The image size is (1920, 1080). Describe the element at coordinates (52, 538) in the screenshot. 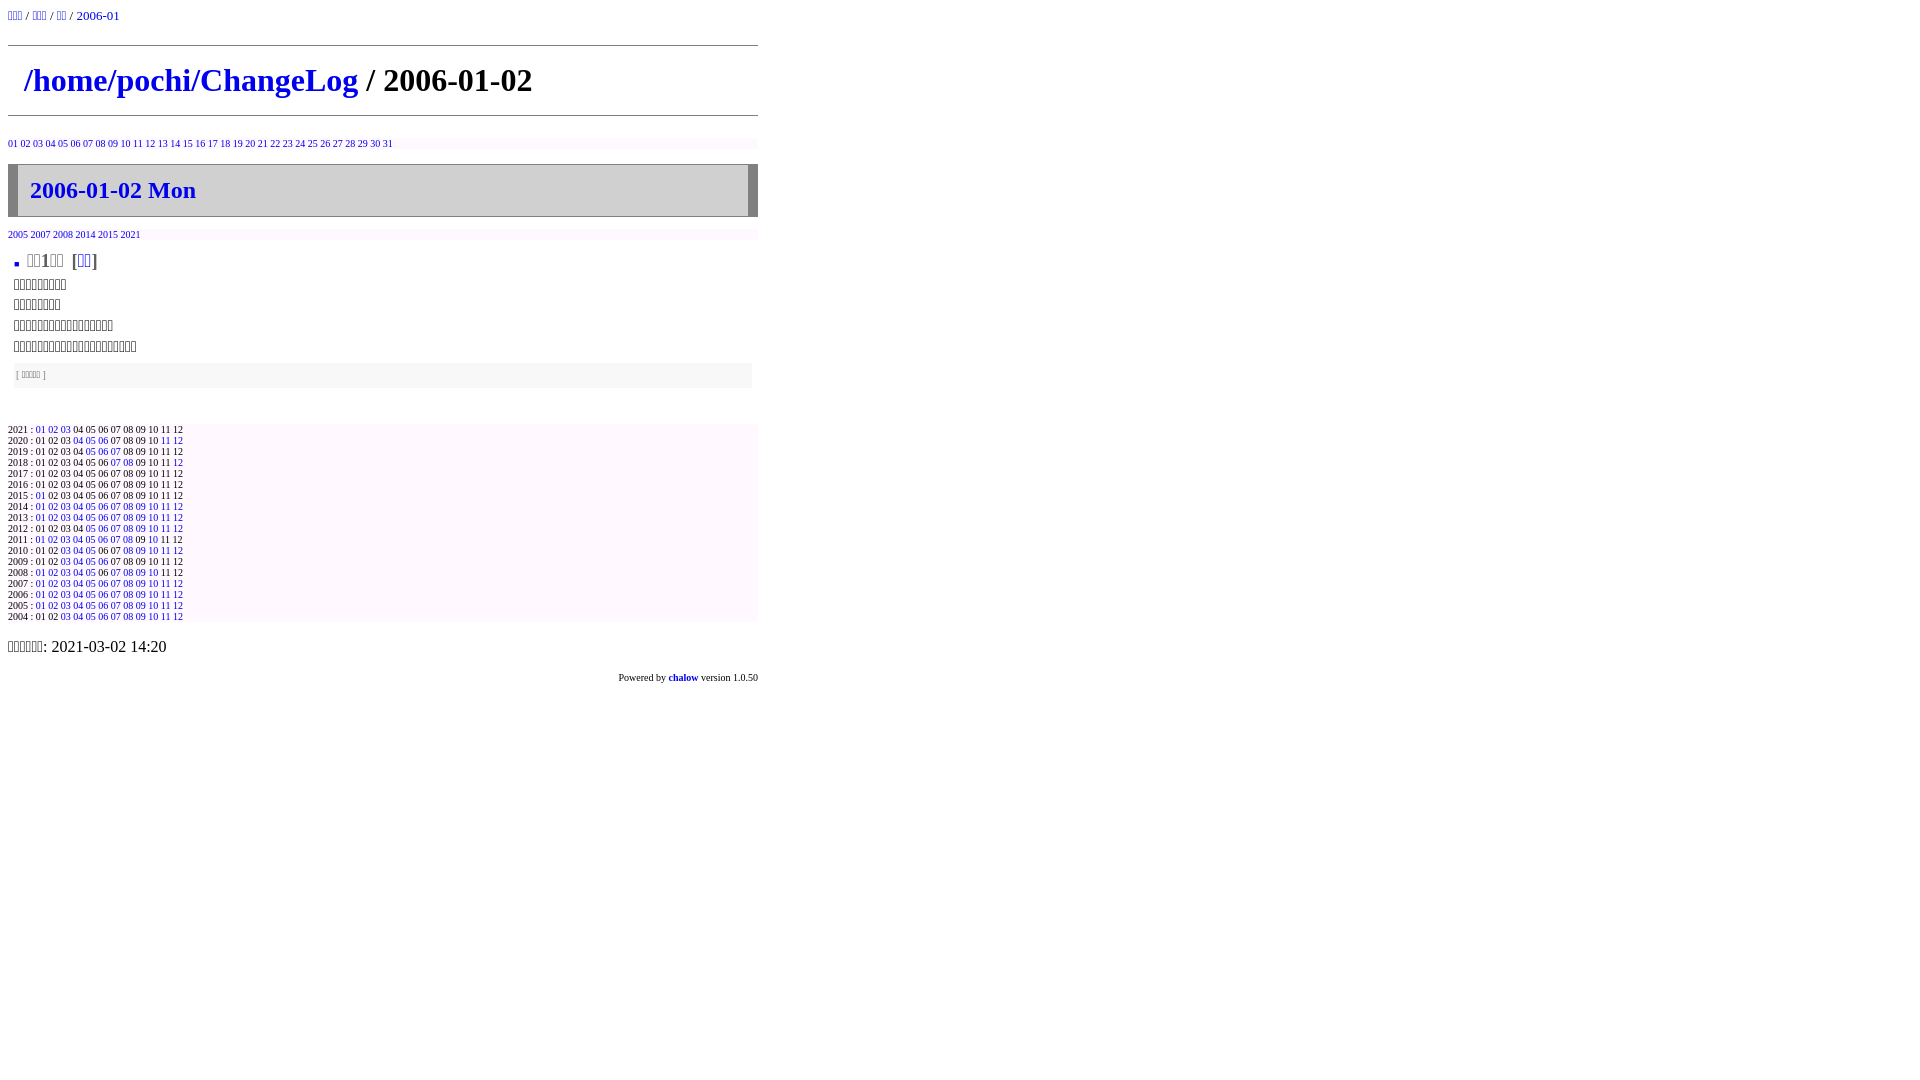

I see `'02'` at that location.